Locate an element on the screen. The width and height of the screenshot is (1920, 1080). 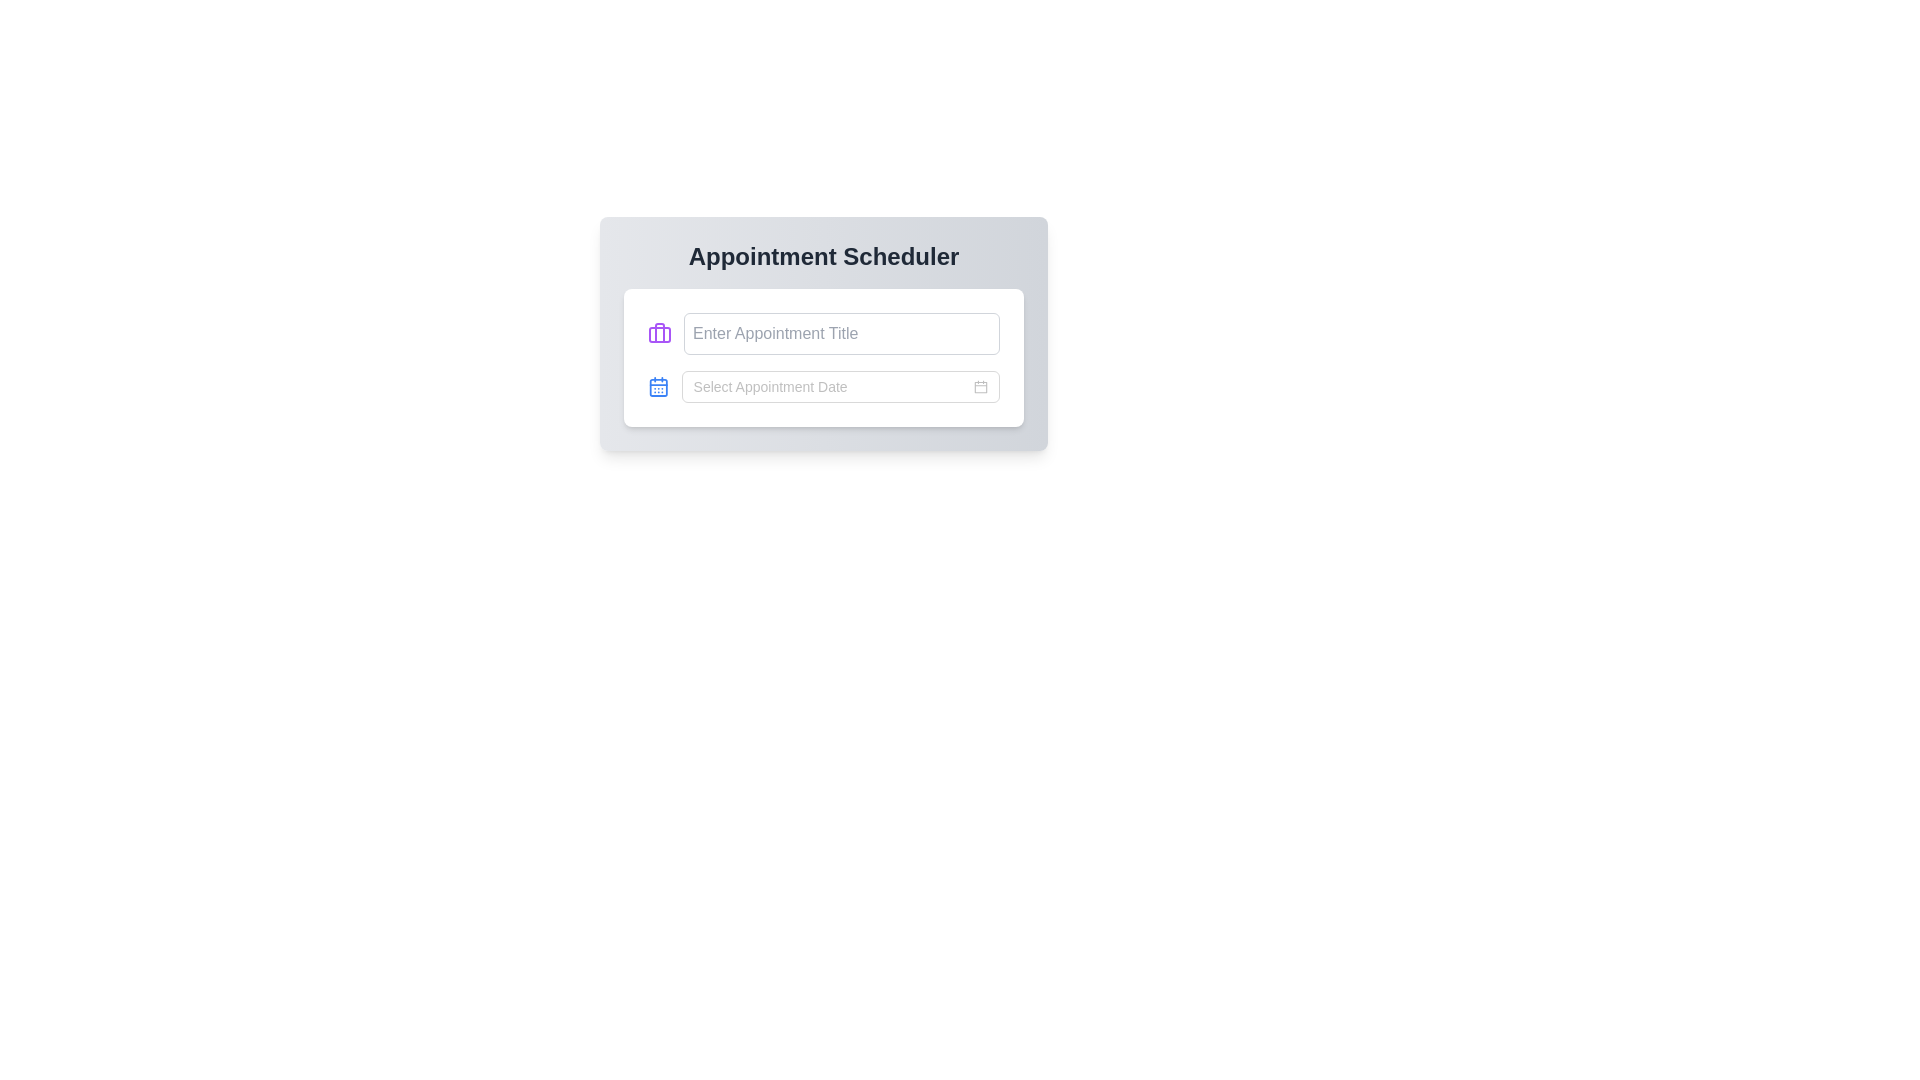
the text input field for appointment date selection, which has the placeholder 'Select Appointment Date' is located at coordinates (824, 386).